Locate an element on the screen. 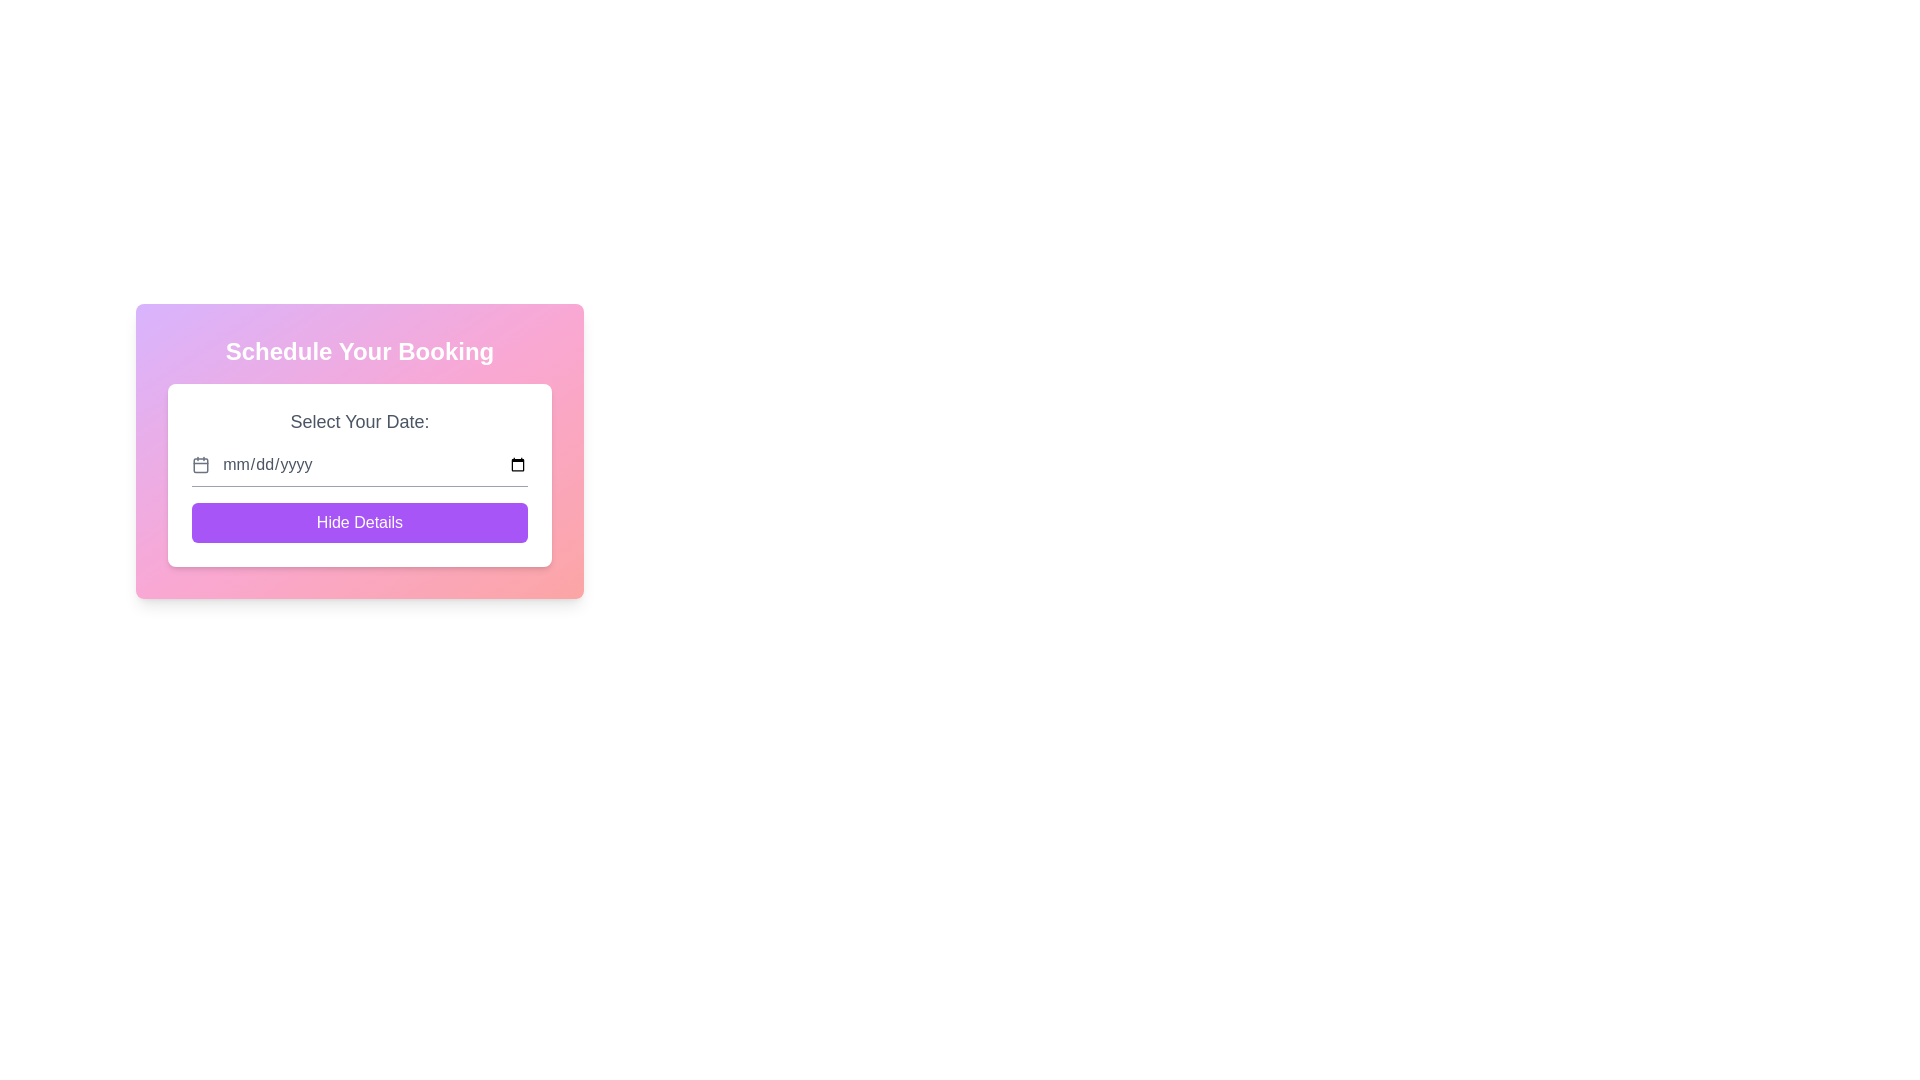 Image resolution: width=1920 pixels, height=1080 pixels. the date input field within the 'Select Your Date' card is located at coordinates (360, 465).